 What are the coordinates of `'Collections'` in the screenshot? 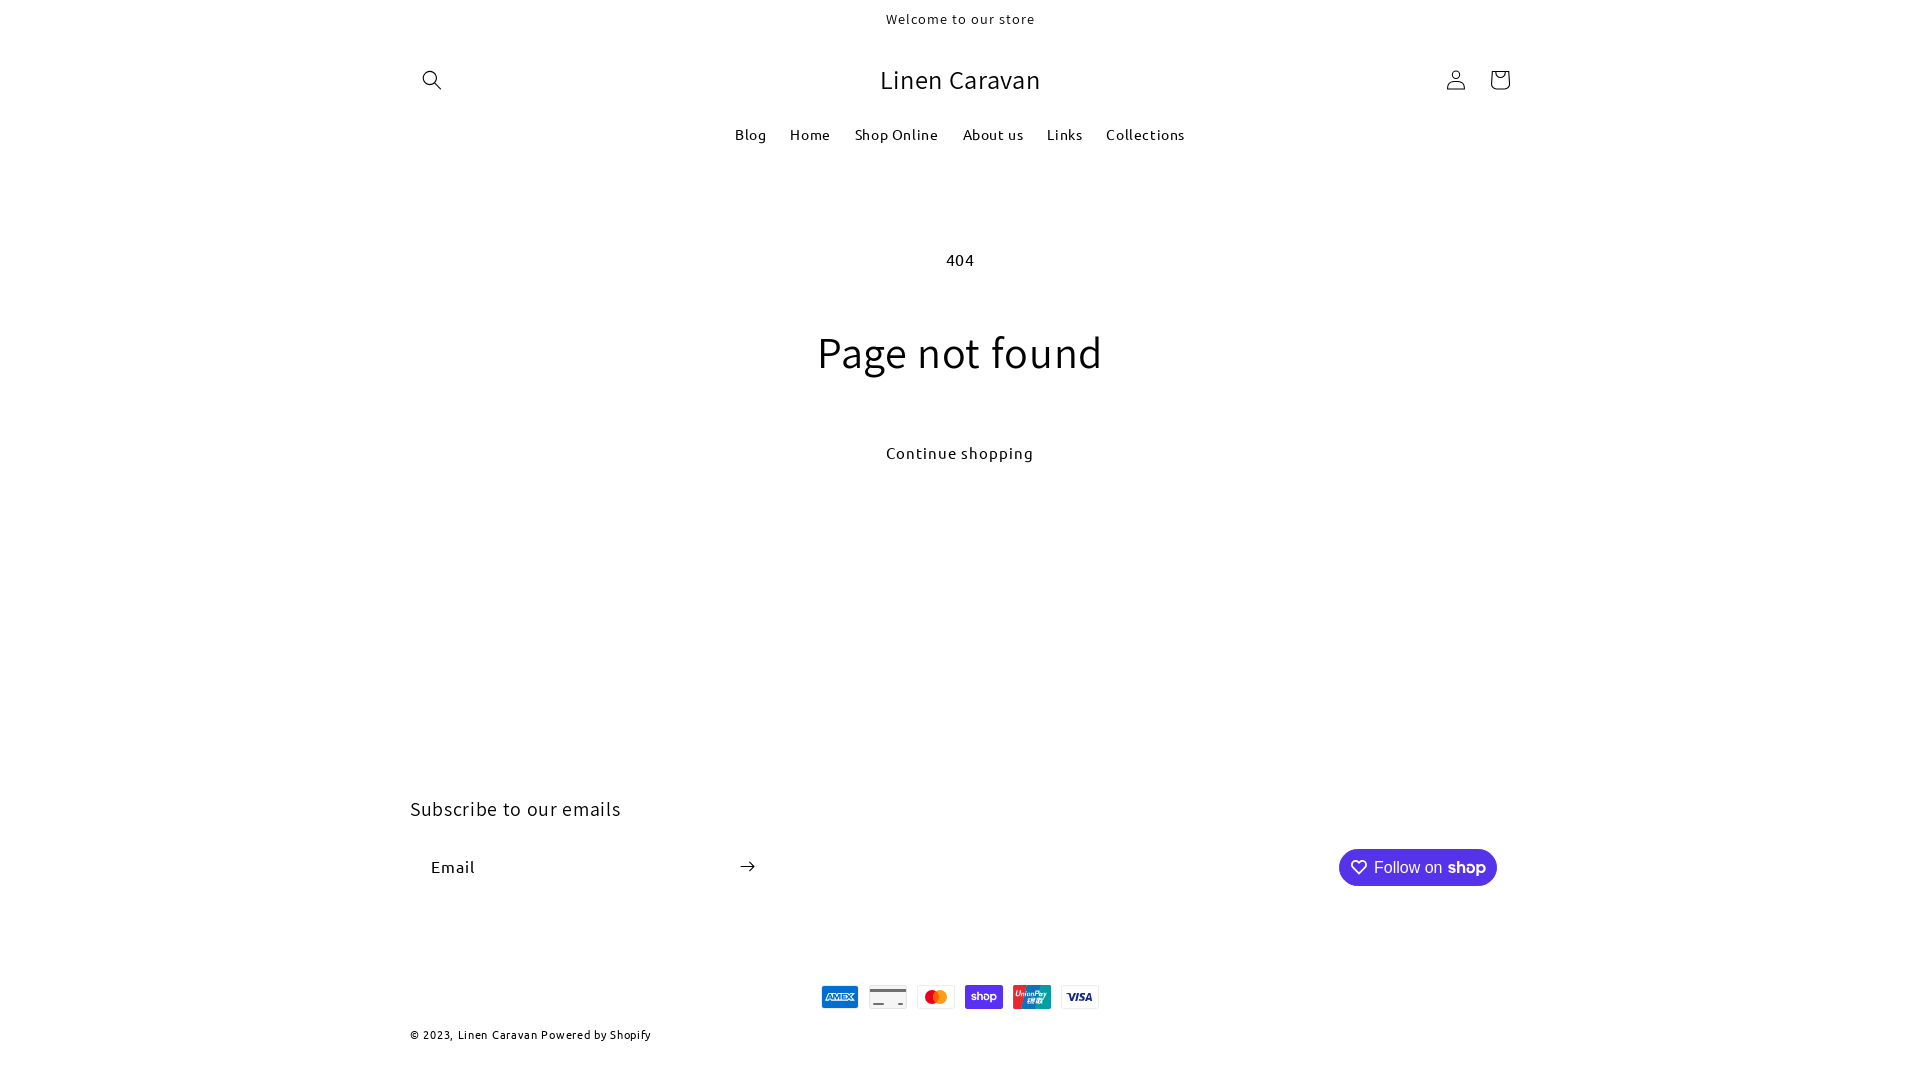 It's located at (1093, 134).